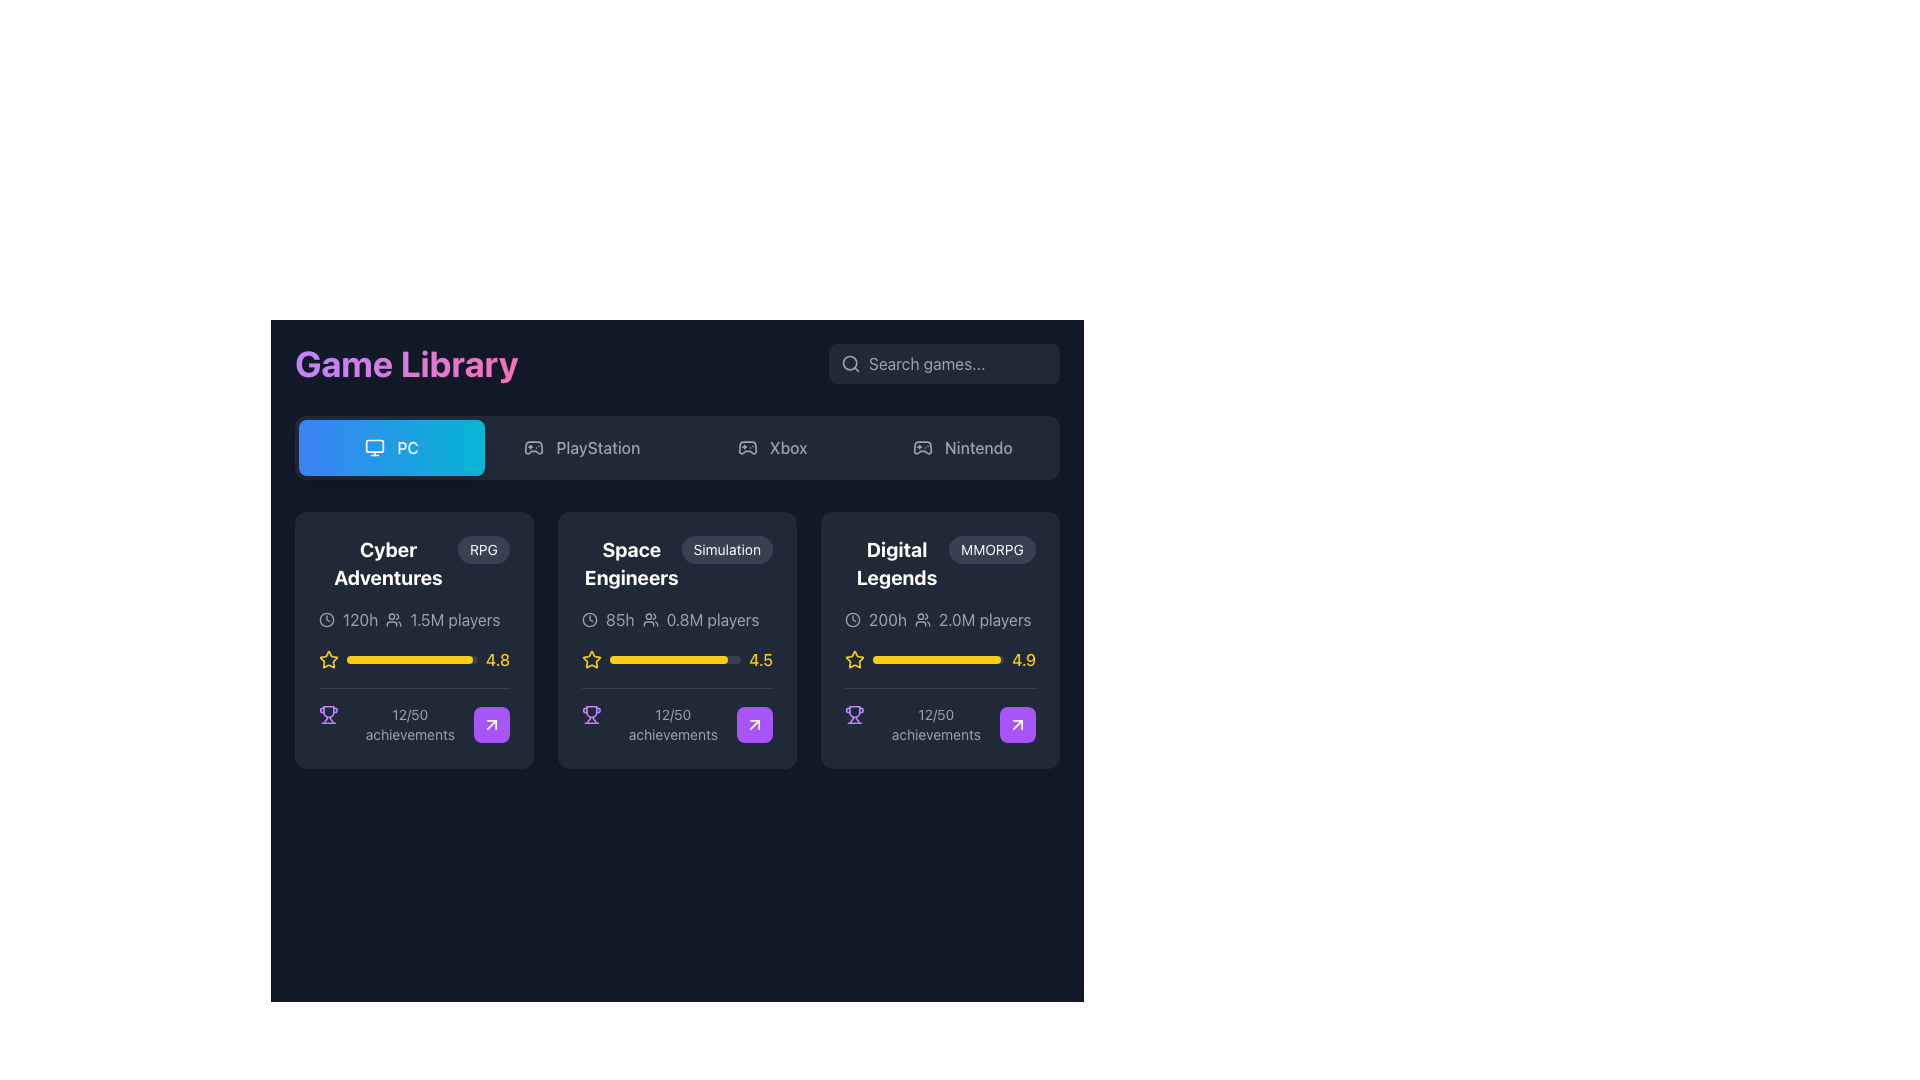 Image resolution: width=1920 pixels, height=1080 pixels. What do you see at coordinates (392, 446) in the screenshot?
I see `the 'PC' button, which is the first button in a row of four similar buttons styled with a blue to cyan gradient and containing a computer monitor icon and white text` at bounding box center [392, 446].